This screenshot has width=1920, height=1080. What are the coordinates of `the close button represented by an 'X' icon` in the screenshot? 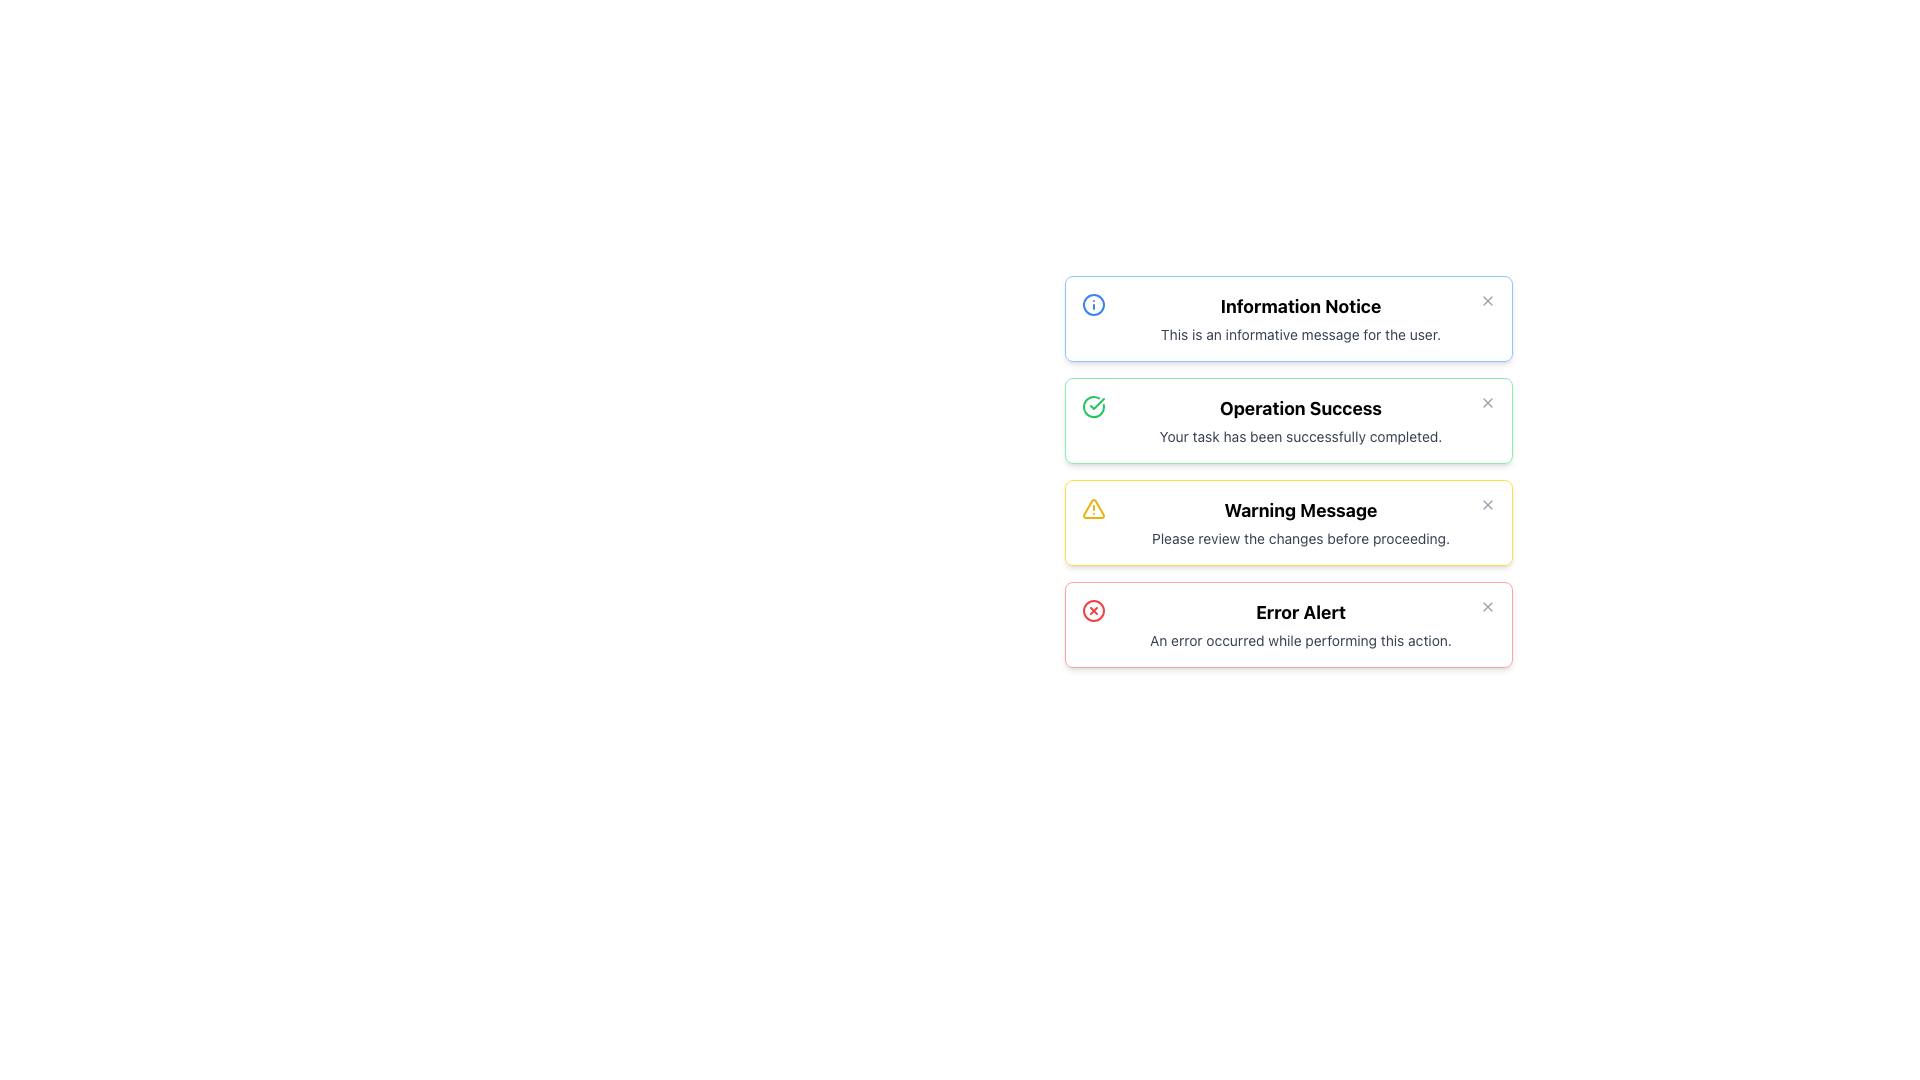 It's located at (1488, 504).